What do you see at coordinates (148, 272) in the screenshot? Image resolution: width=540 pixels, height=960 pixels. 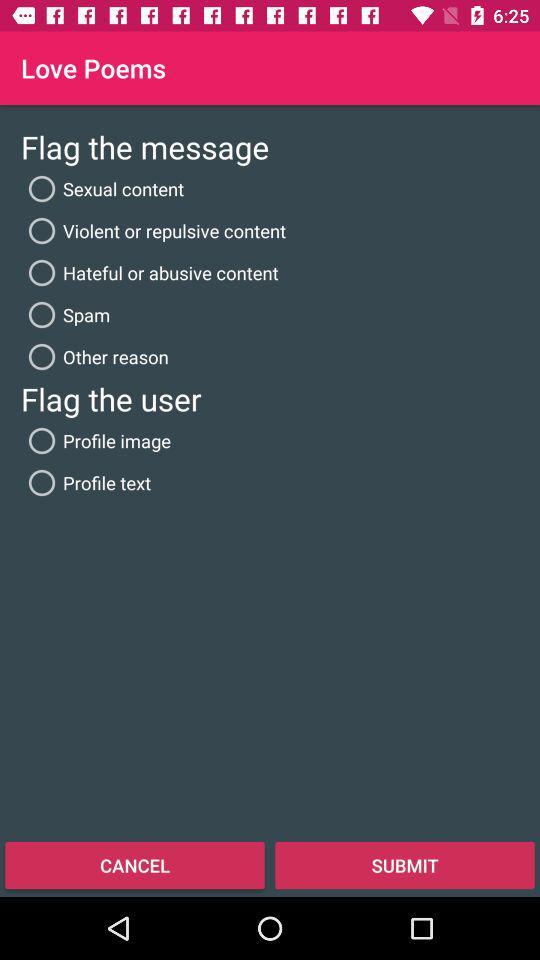 I see `item above spam icon` at bounding box center [148, 272].